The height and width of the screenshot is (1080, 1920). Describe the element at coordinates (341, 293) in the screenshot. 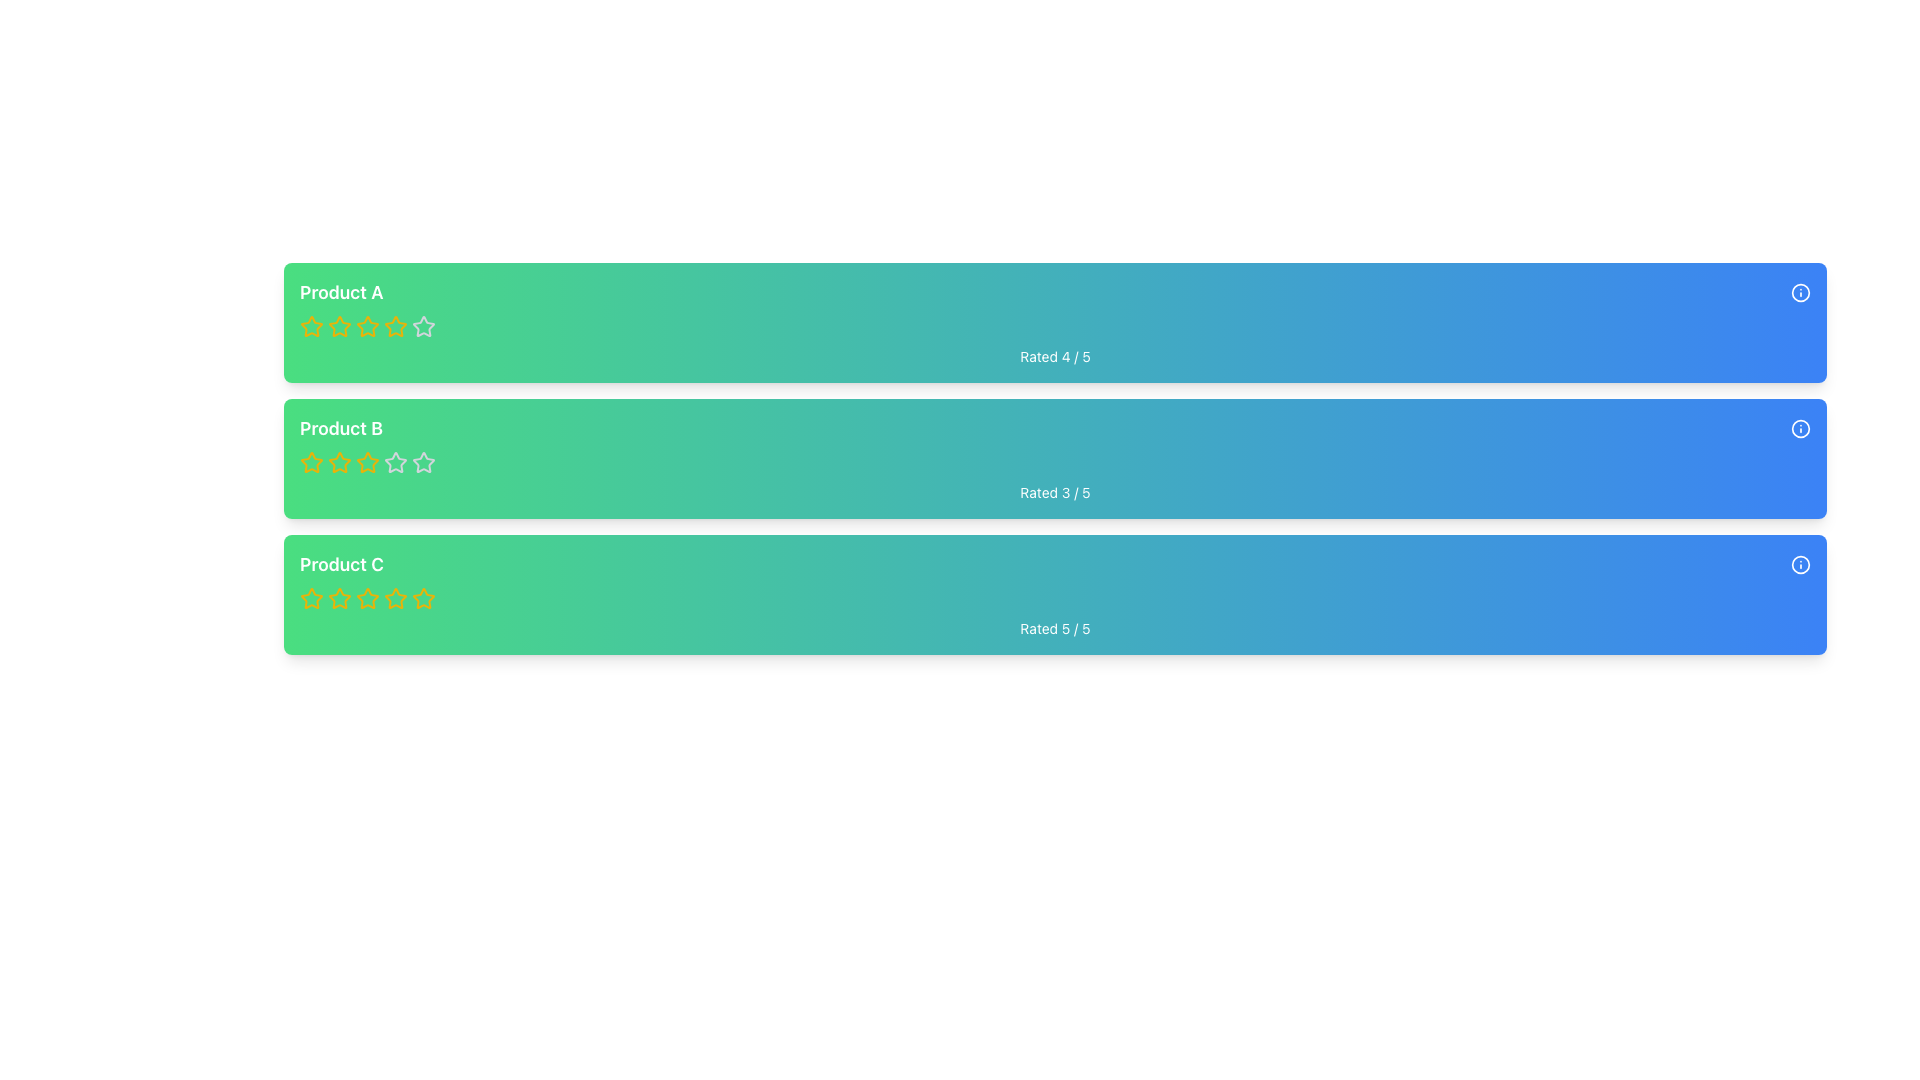

I see `the text label displaying 'Product A' which is styled in a bold and large sans-serif font on a green-to-blue gradient background, located at the upper left of the first row in a vertically stacked list` at that location.